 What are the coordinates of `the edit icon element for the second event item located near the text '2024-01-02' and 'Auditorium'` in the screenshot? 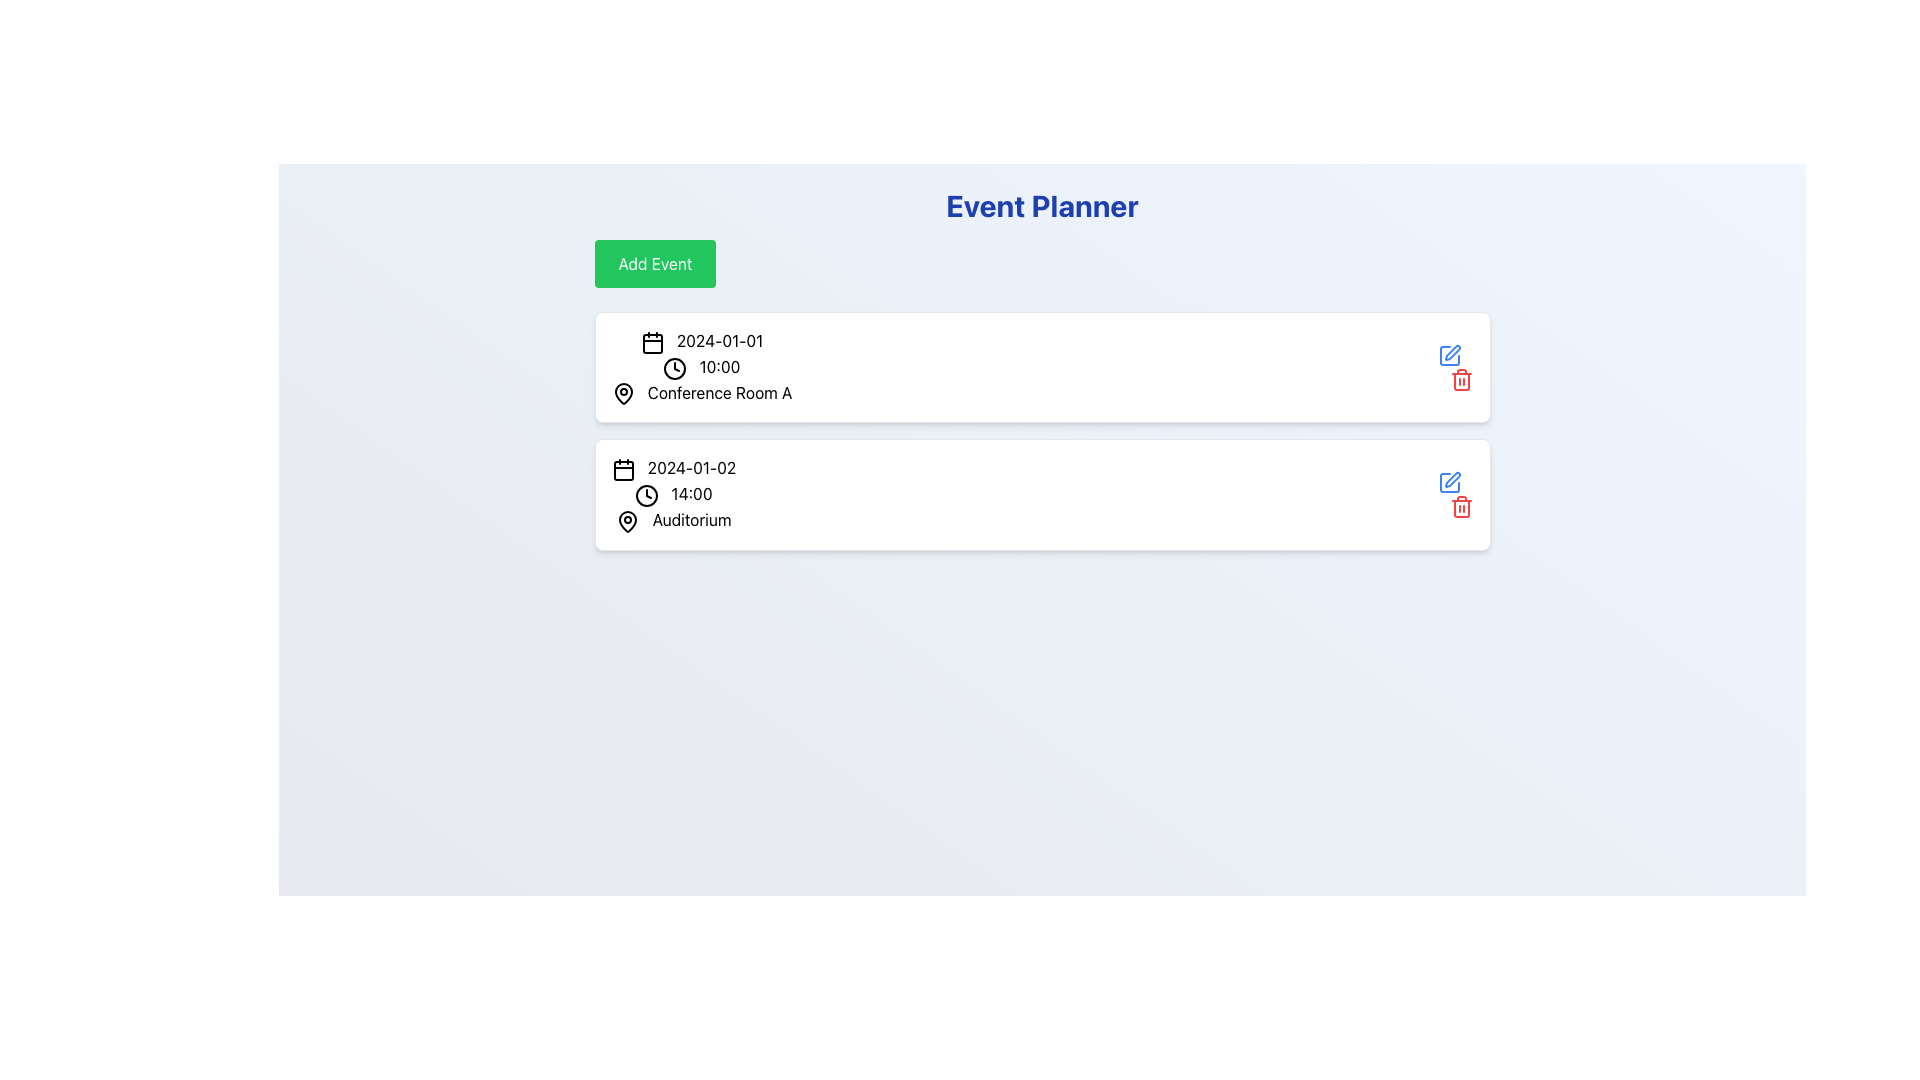 It's located at (1449, 354).